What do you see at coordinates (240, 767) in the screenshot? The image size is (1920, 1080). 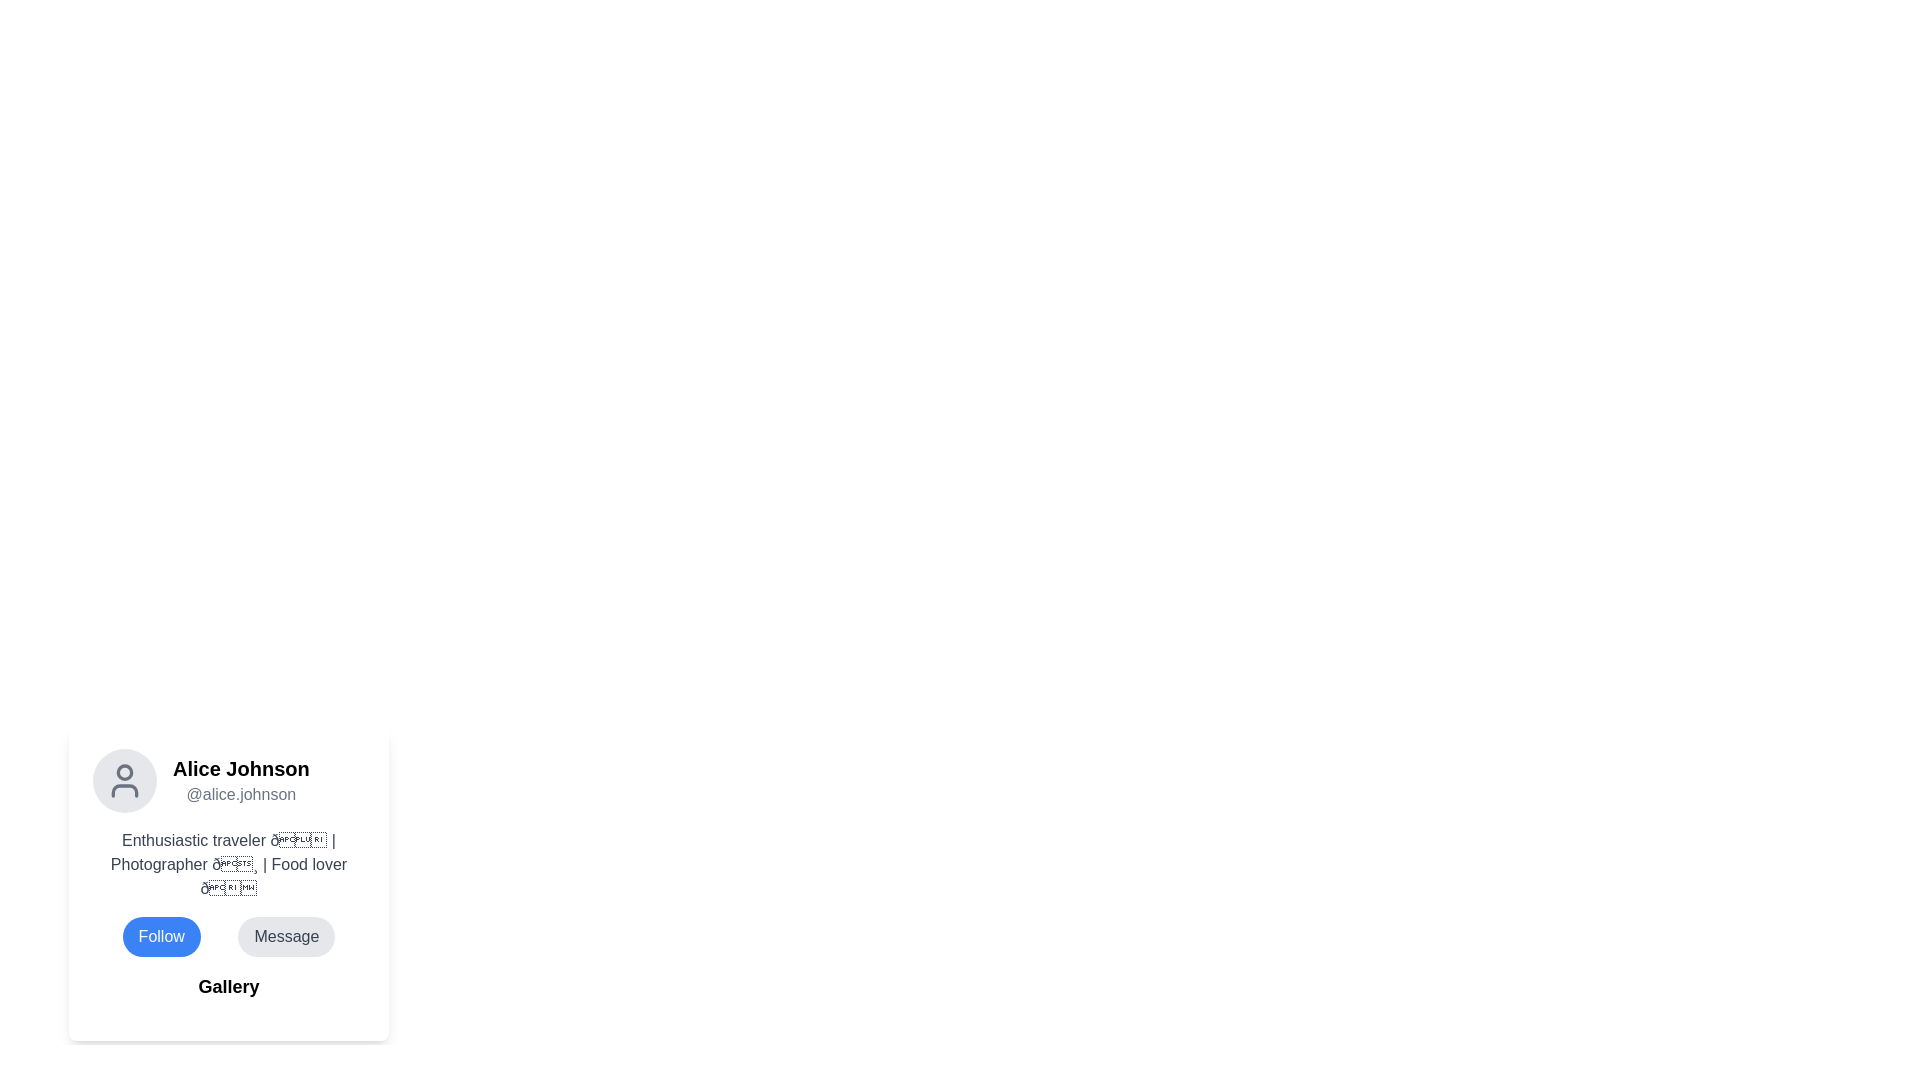 I see `the text label displaying the name 'Alice Johnson', which is formatted in bold and positioned at the beginning of the profile card section` at bounding box center [240, 767].